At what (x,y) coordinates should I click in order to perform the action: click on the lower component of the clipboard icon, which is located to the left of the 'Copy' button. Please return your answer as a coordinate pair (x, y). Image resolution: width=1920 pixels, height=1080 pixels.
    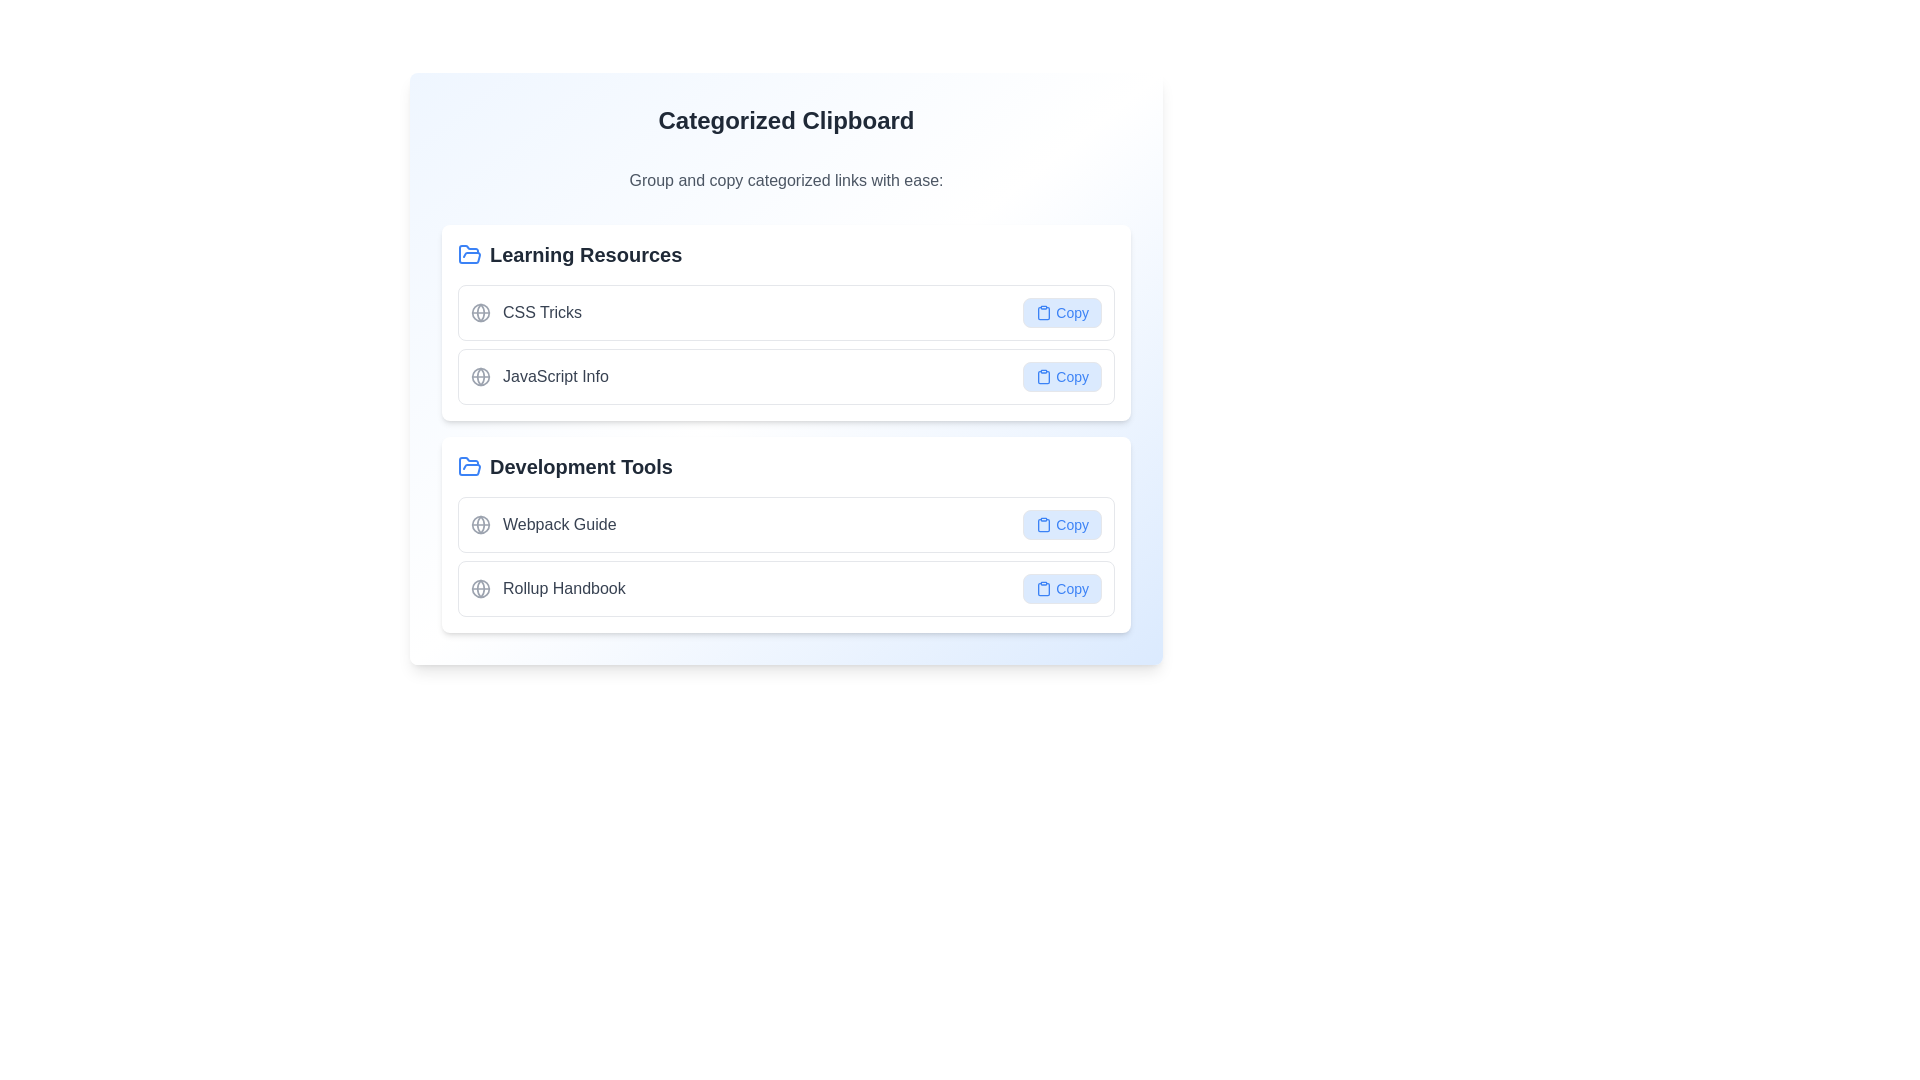
    Looking at the image, I should click on (1043, 524).